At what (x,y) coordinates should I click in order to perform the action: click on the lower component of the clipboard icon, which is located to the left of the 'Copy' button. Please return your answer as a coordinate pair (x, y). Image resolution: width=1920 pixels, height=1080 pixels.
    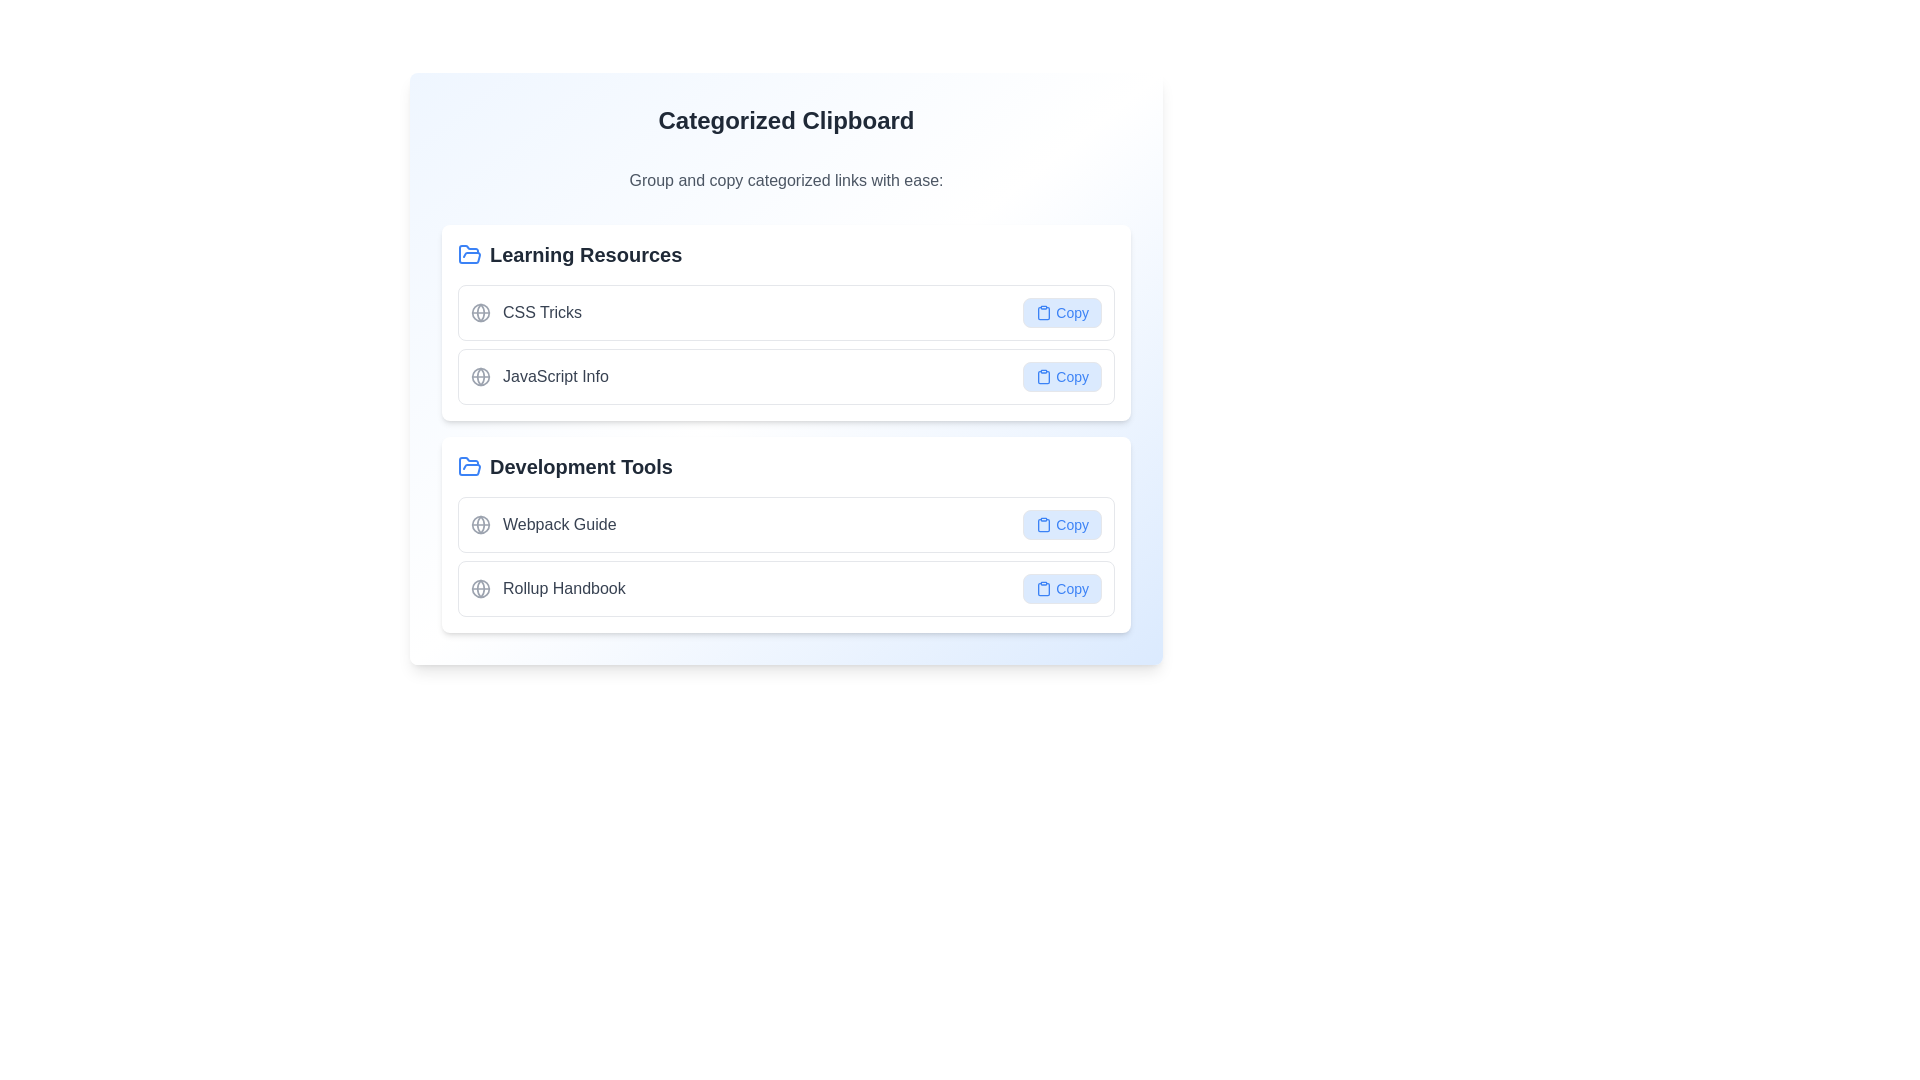
    Looking at the image, I should click on (1043, 524).